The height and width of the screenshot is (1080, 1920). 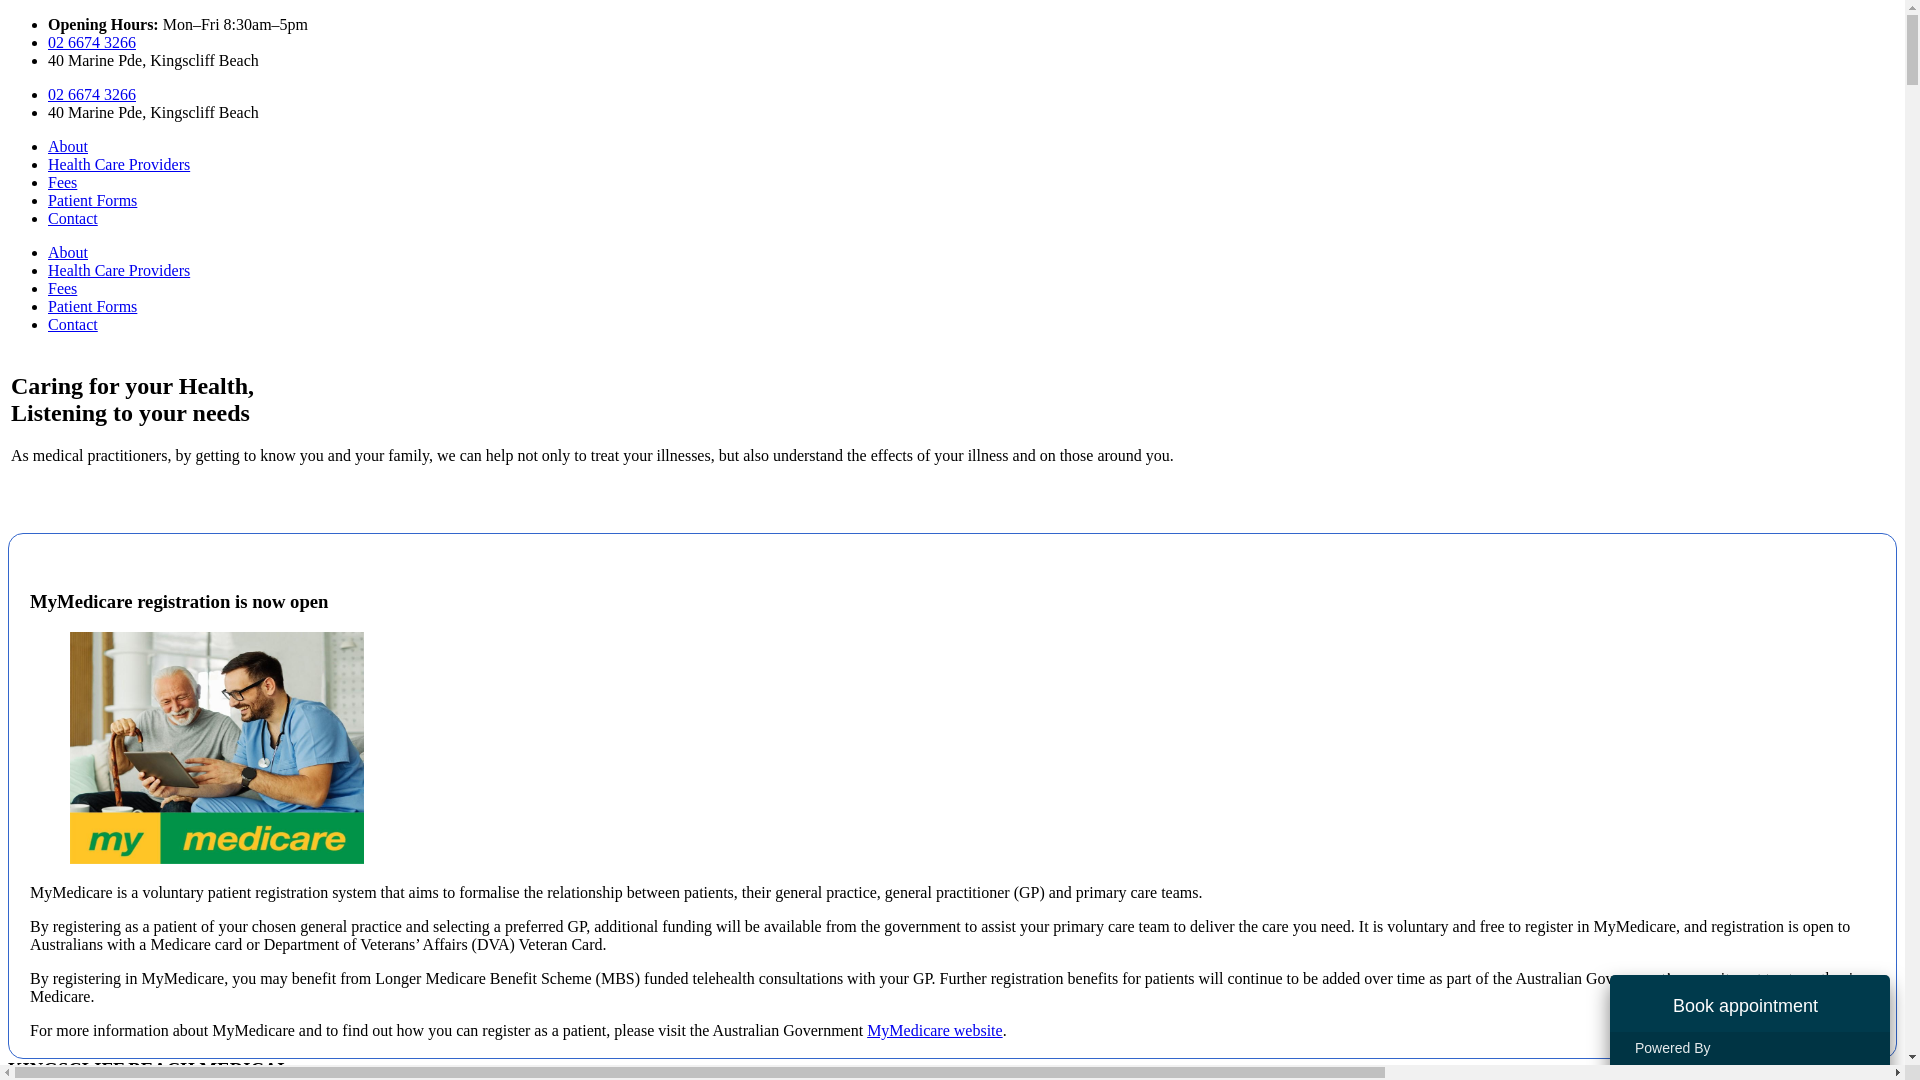 What do you see at coordinates (48, 200) in the screenshot?
I see `'Patient Forms'` at bounding box center [48, 200].